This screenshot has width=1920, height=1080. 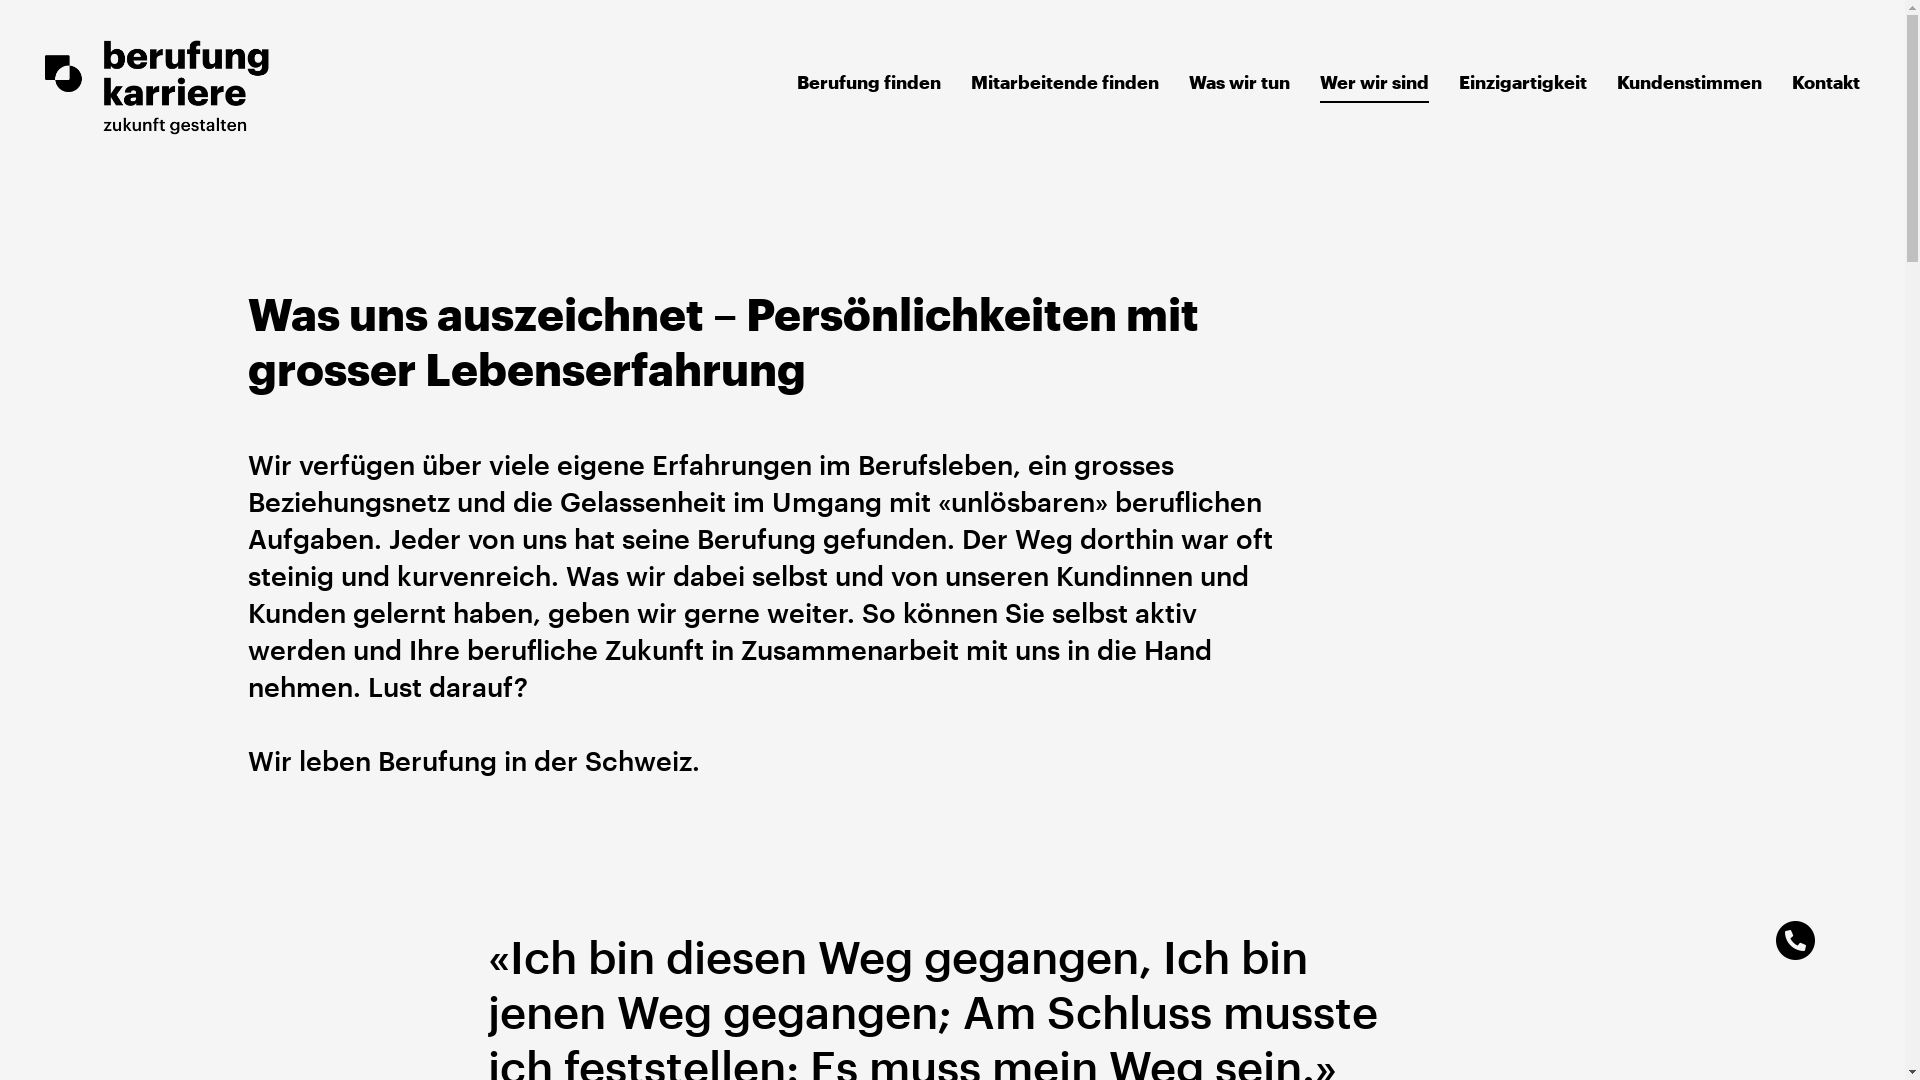 What do you see at coordinates (1688, 81) in the screenshot?
I see `'Kundenstimmen'` at bounding box center [1688, 81].